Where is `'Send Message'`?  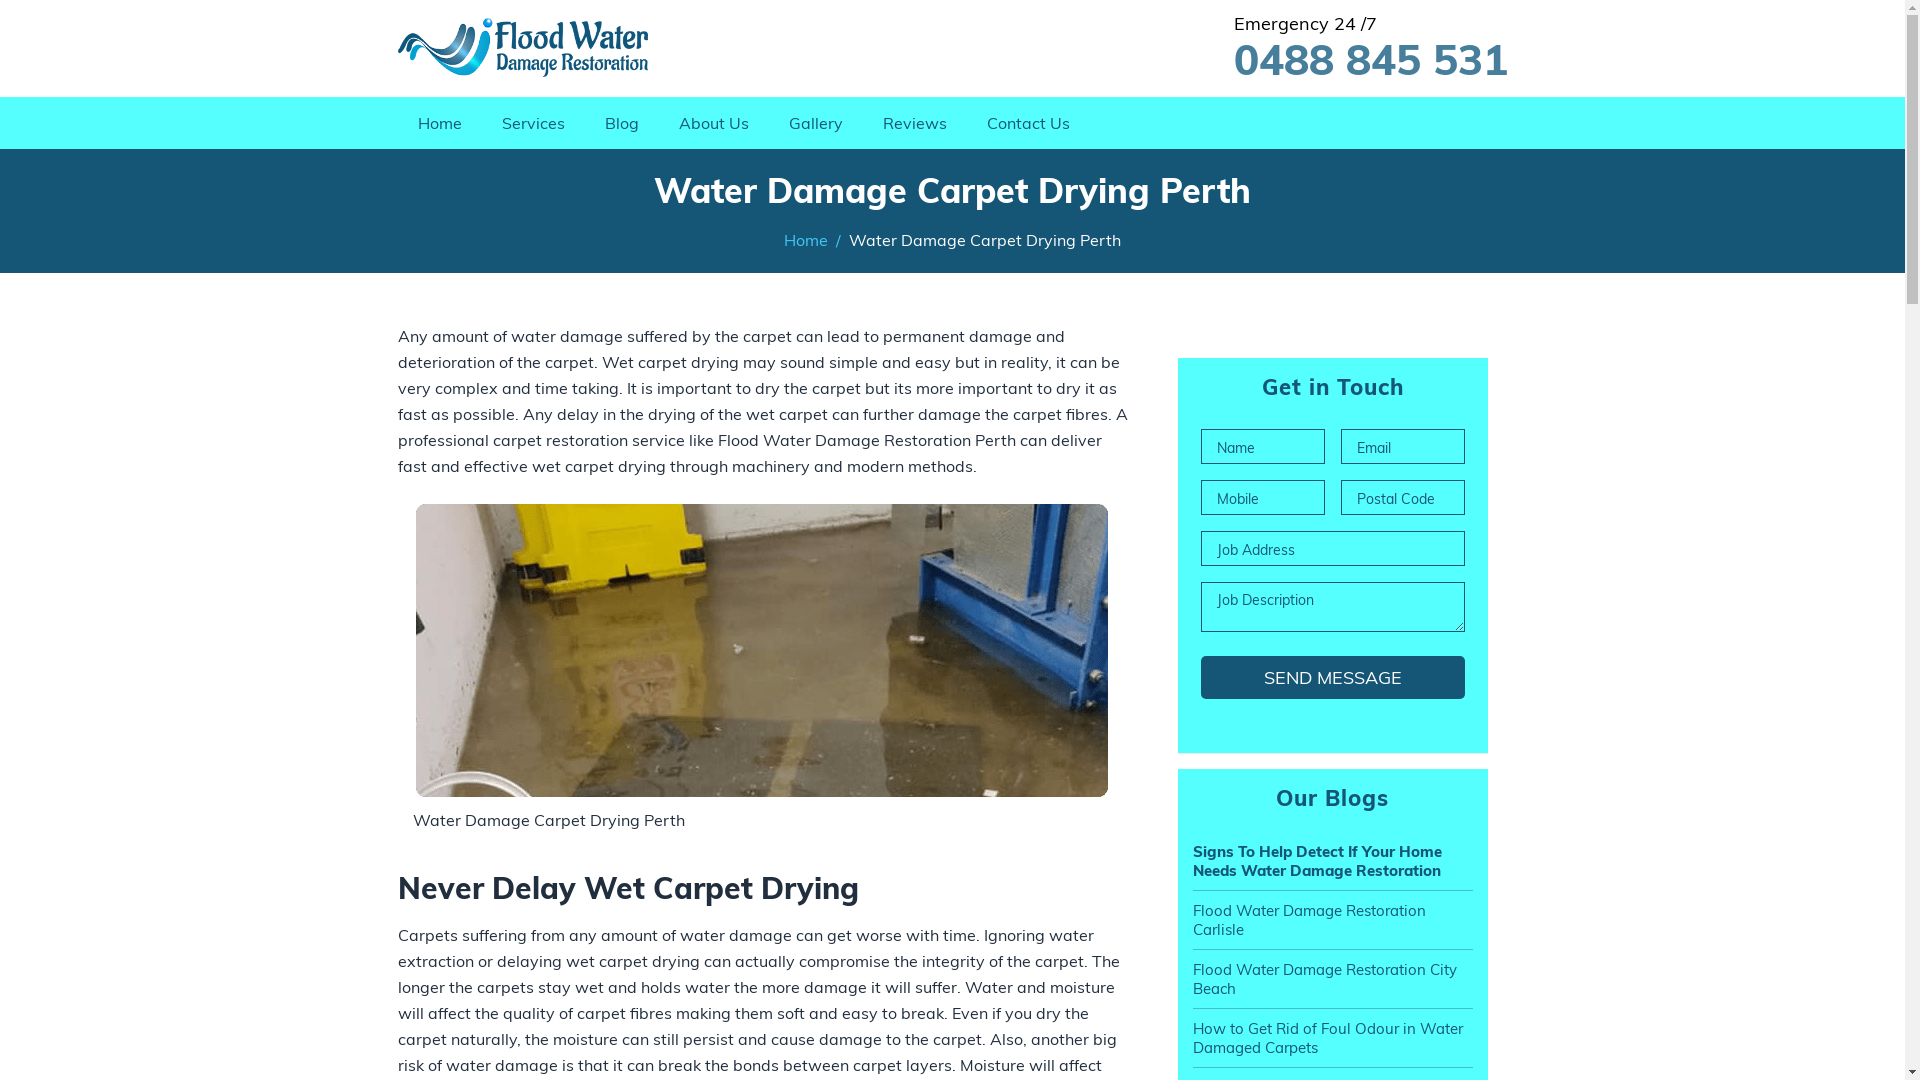 'Send Message' is located at coordinates (1331, 676).